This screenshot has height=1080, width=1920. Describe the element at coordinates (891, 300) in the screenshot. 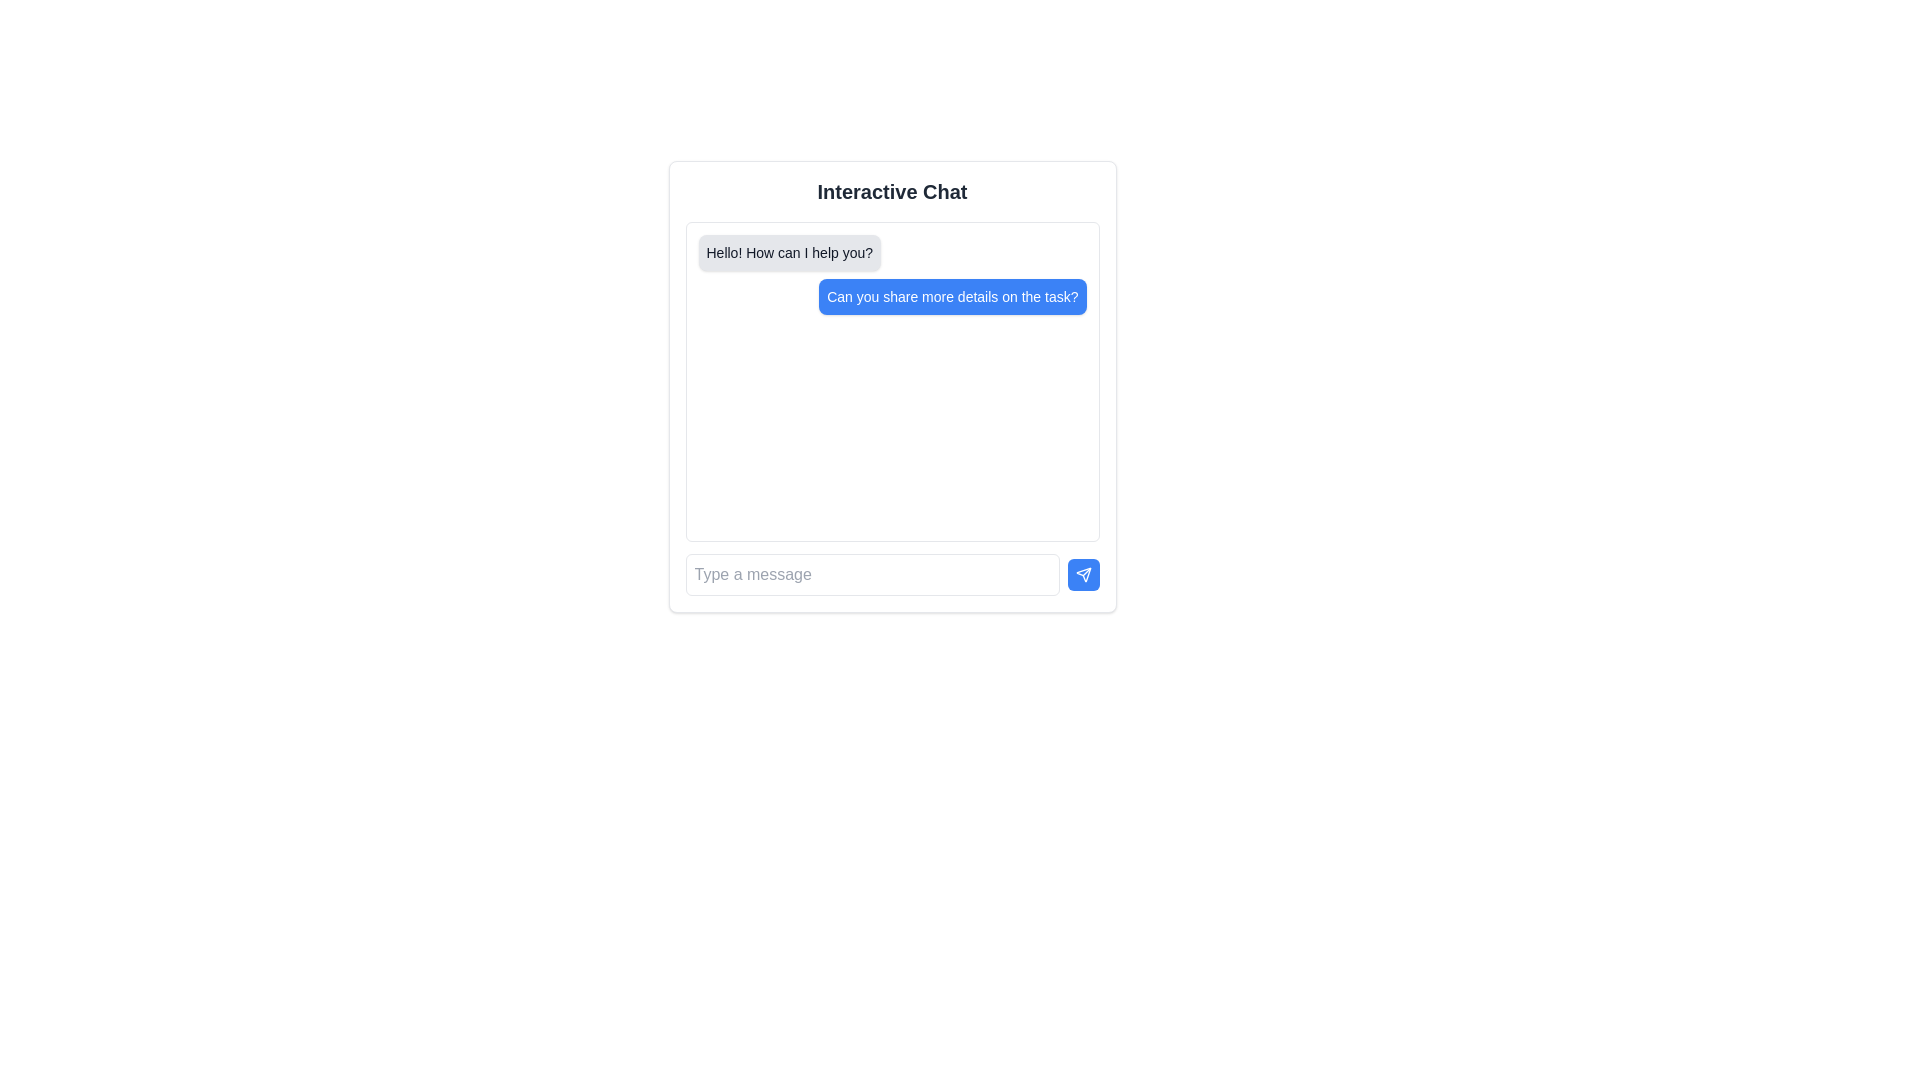

I see `the blue text bubble containing the message 'Can you share more details on the task?' by moving the cursor to its center point` at that location.